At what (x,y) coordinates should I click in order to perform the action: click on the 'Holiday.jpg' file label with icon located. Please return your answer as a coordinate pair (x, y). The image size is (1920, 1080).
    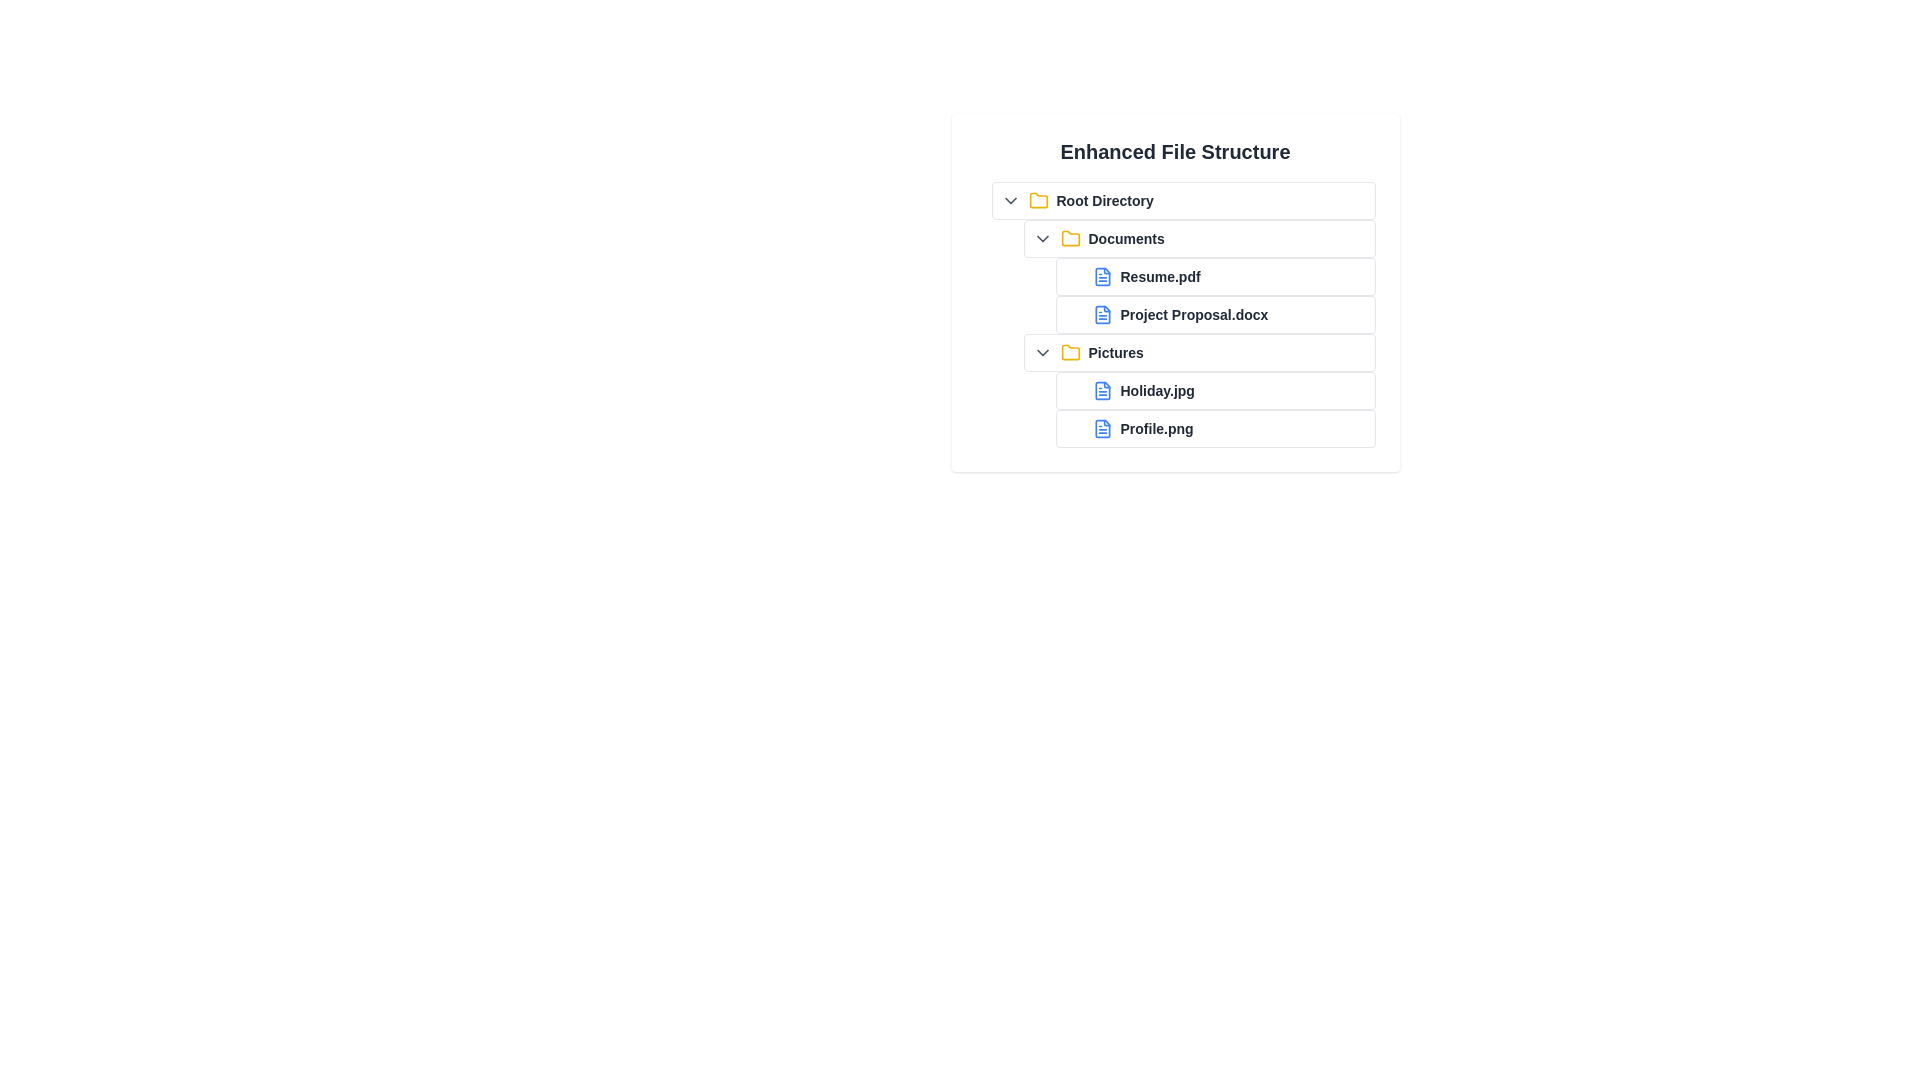
    Looking at the image, I should click on (1191, 390).